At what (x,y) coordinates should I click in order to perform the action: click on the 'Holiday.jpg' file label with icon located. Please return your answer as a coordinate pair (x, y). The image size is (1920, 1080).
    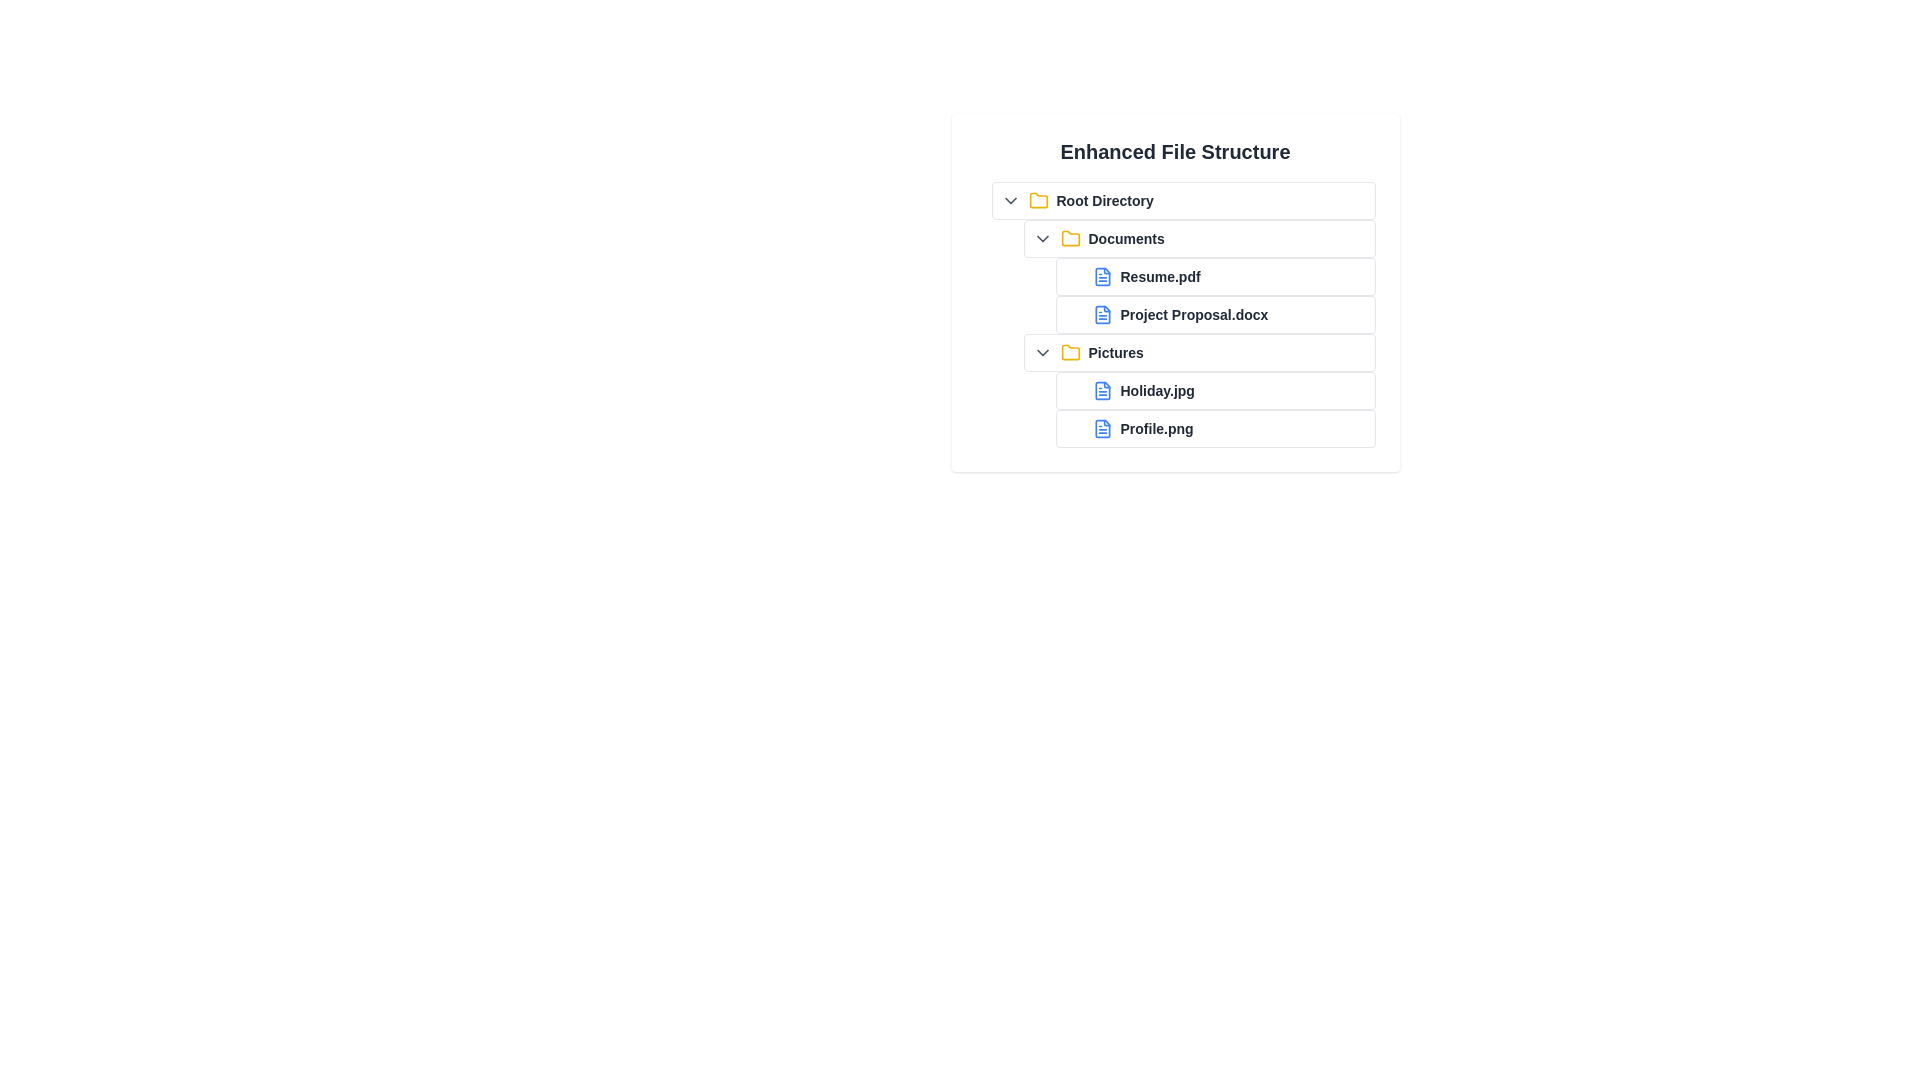
    Looking at the image, I should click on (1191, 390).